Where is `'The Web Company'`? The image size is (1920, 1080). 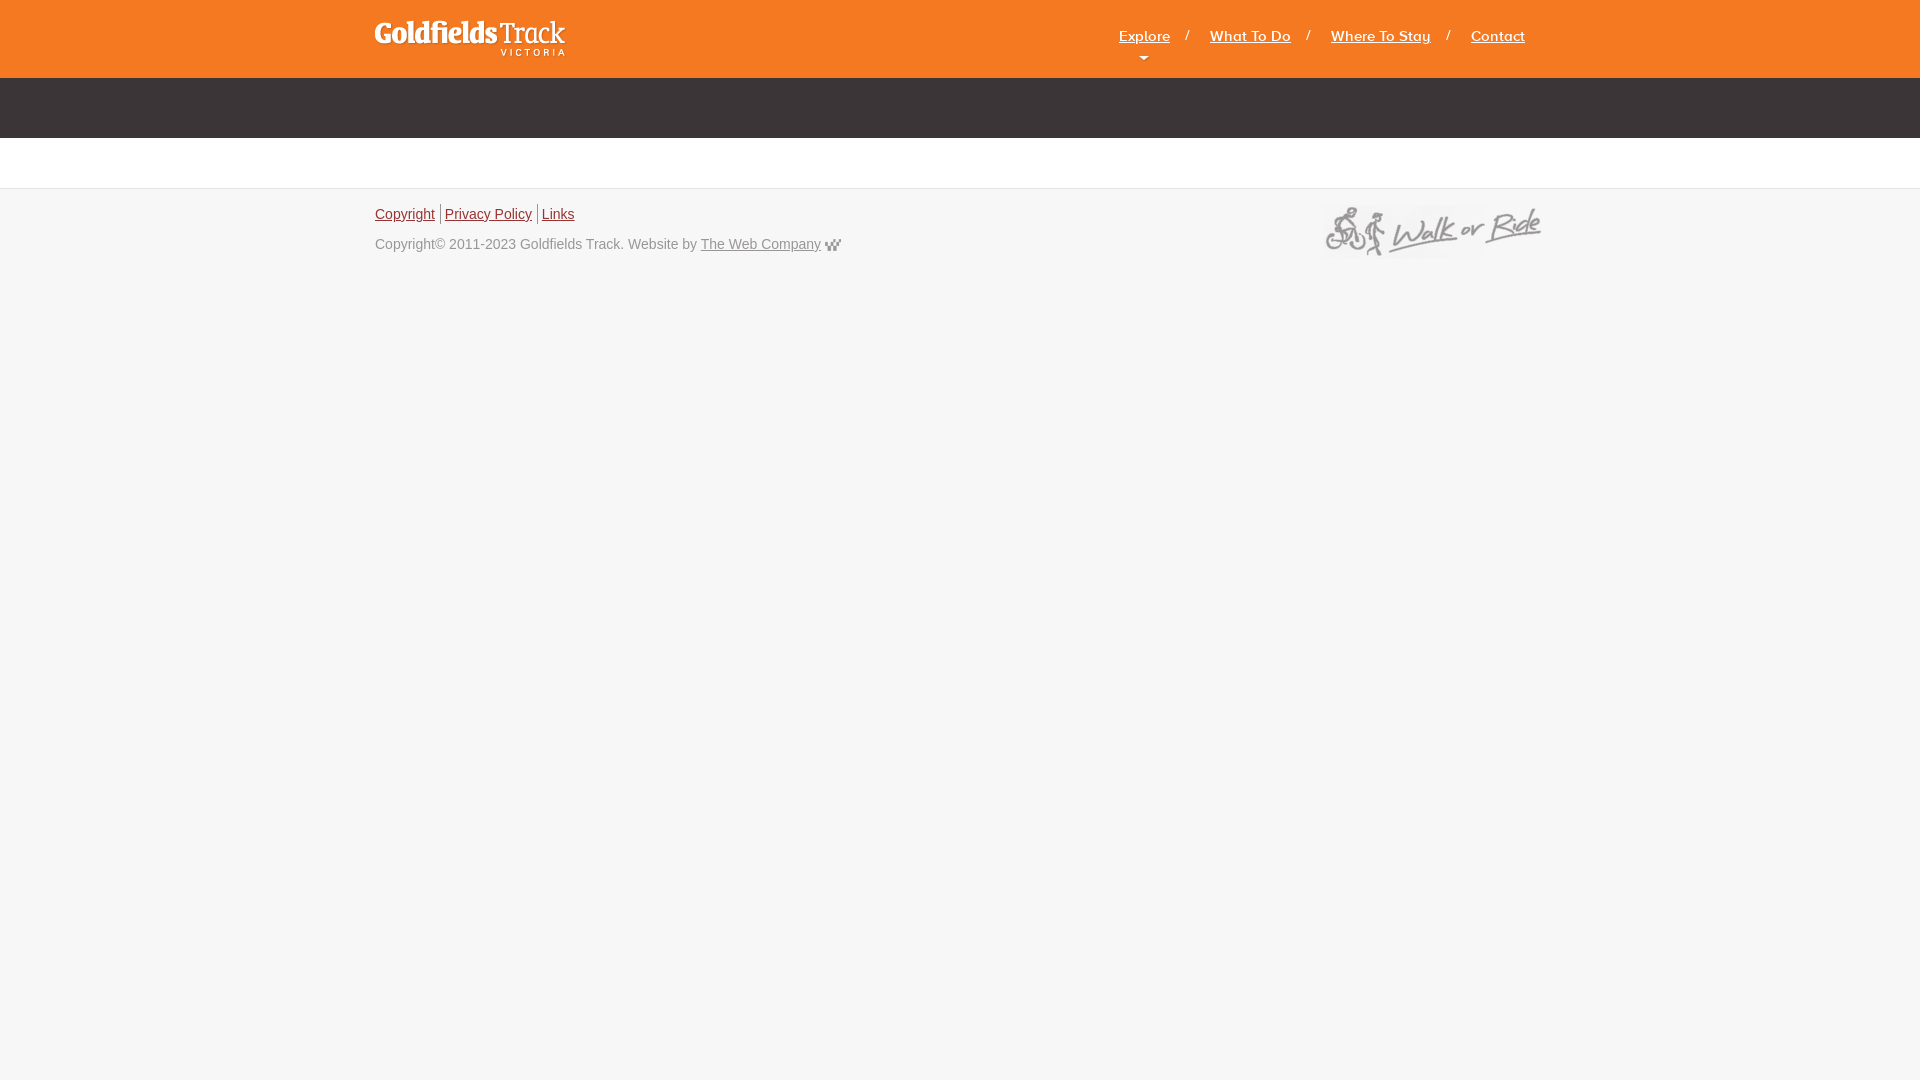 'The Web Company' is located at coordinates (833, 242).